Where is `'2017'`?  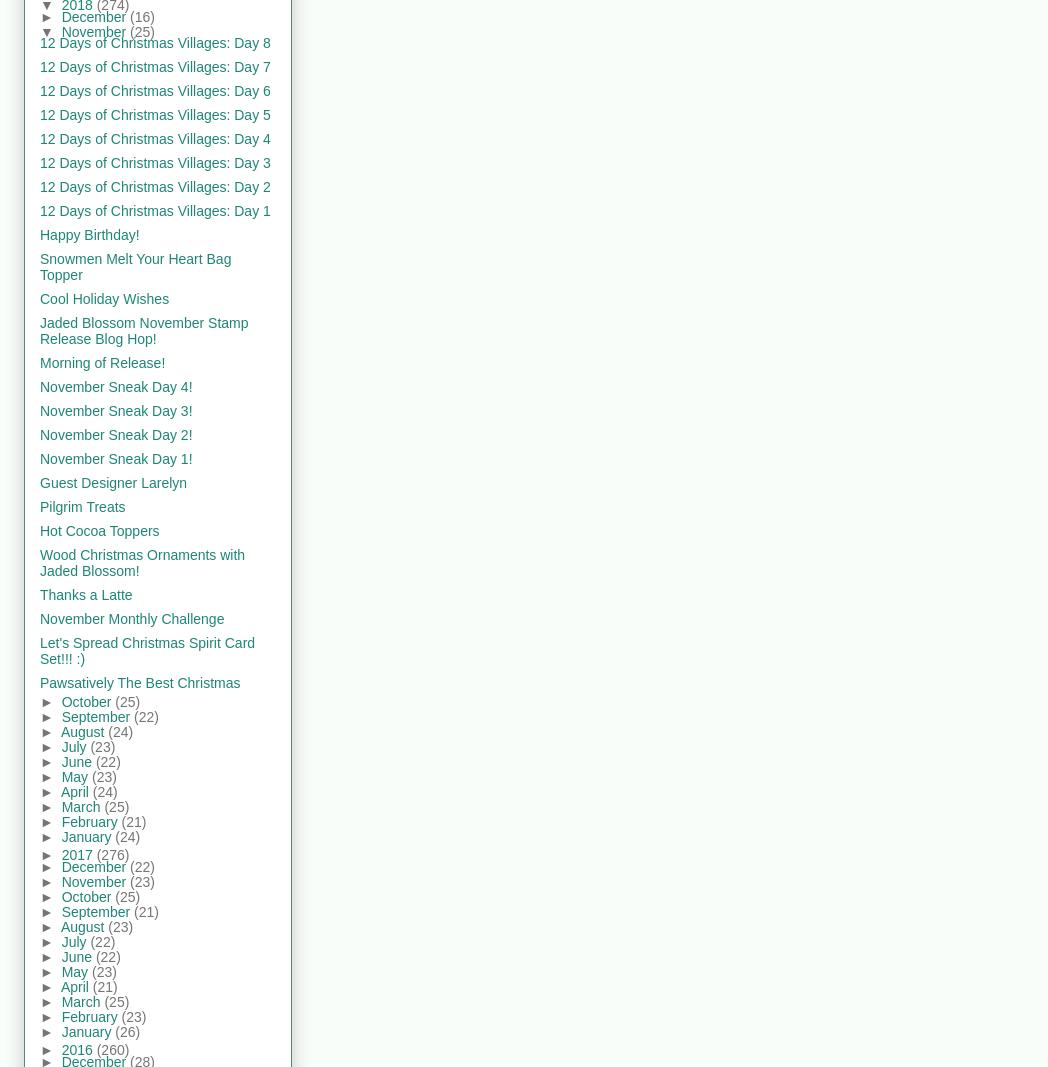
'2017' is located at coordinates (78, 853).